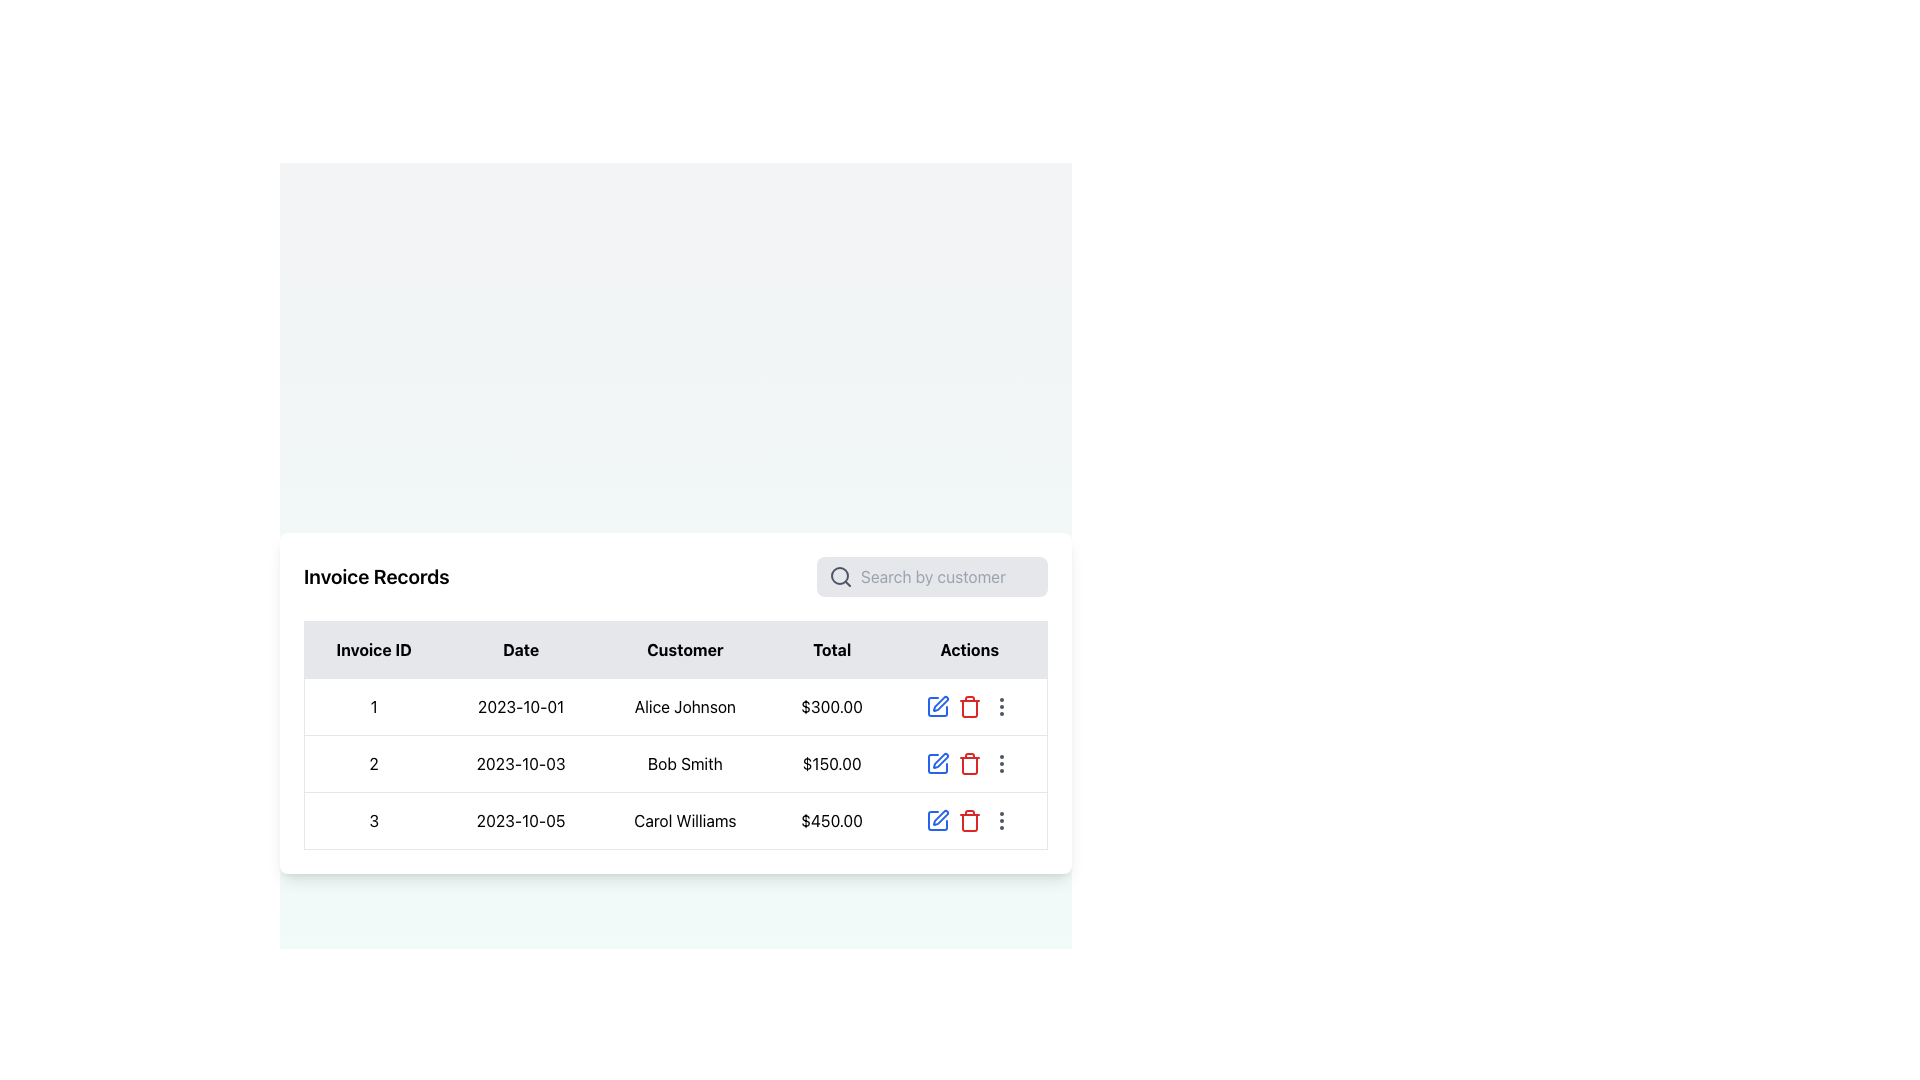 Image resolution: width=1920 pixels, height=1080 pixels. Describe the element at coordinates (521, 763) in the screenshot. I see `the 'Date' cell` at that location.